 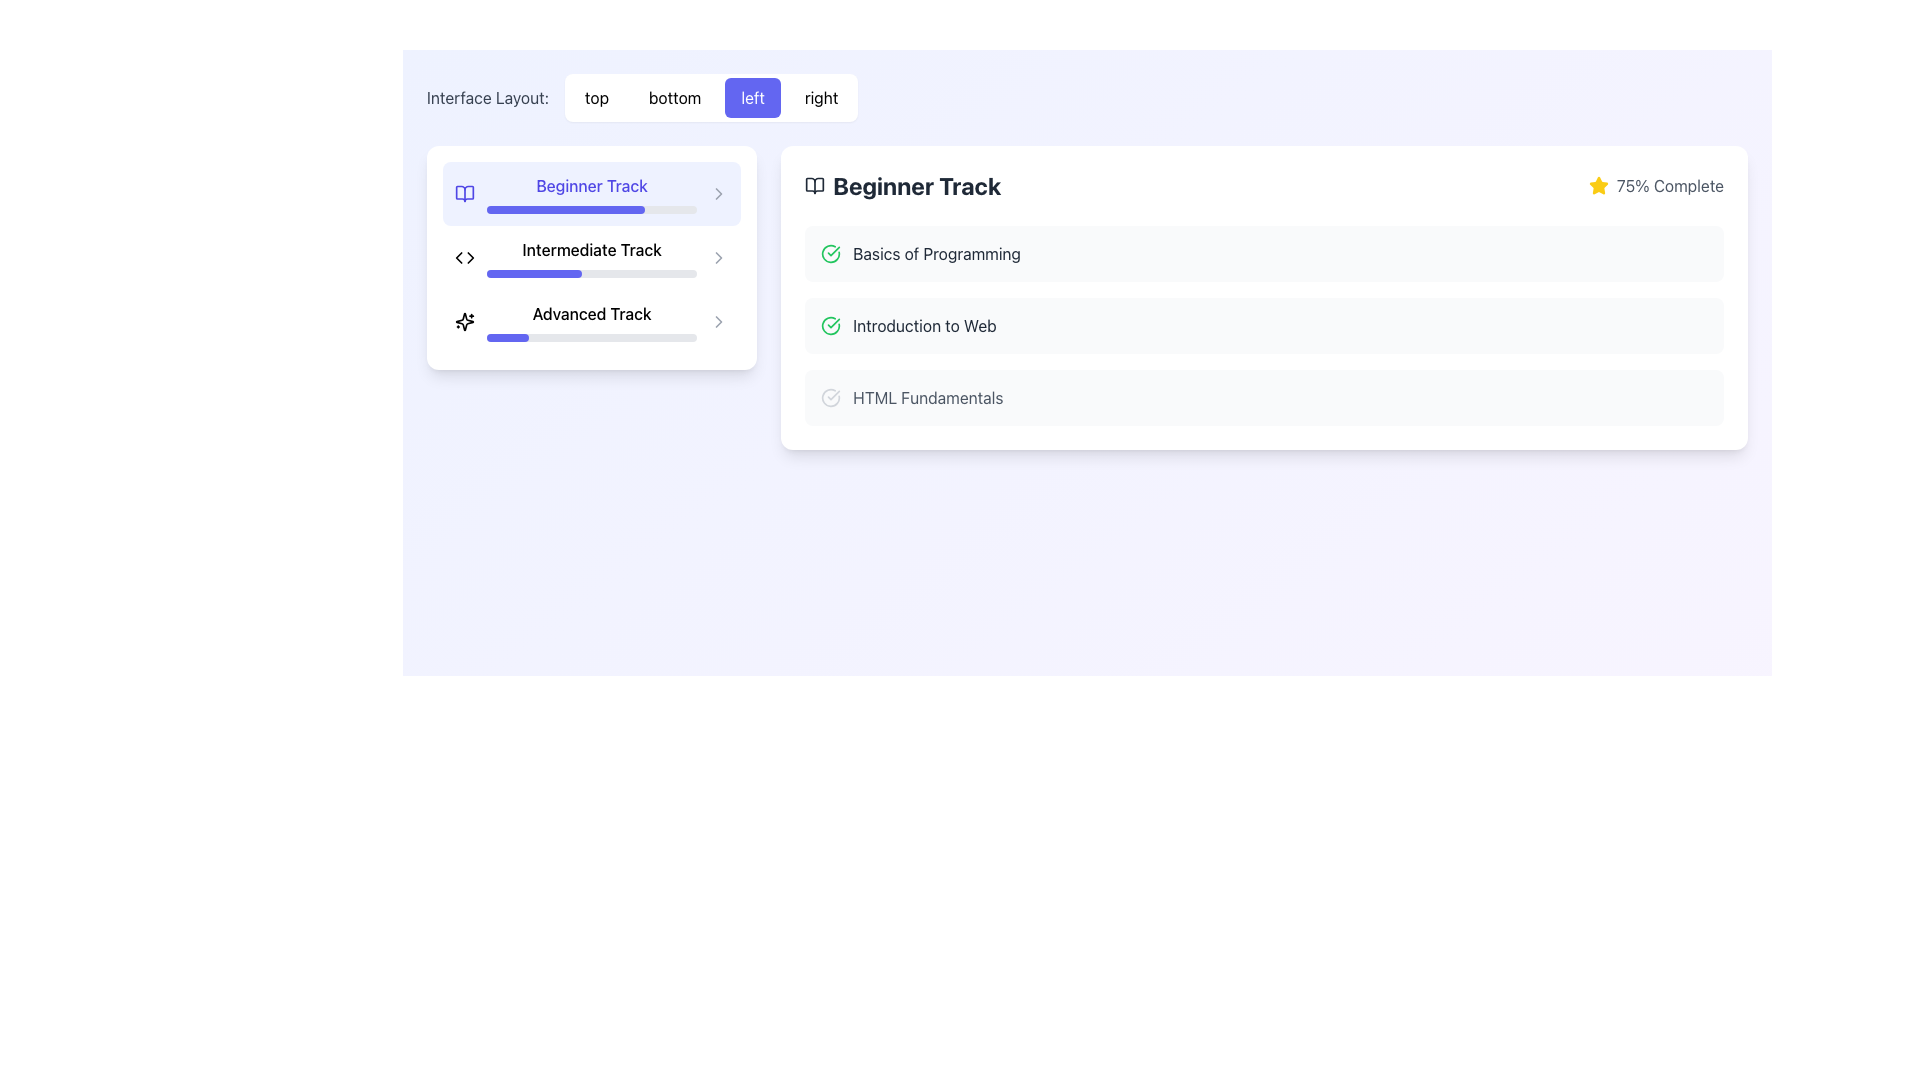 I want to click on the static text label reading 'Advanced Track', so click(x=591, y=313).